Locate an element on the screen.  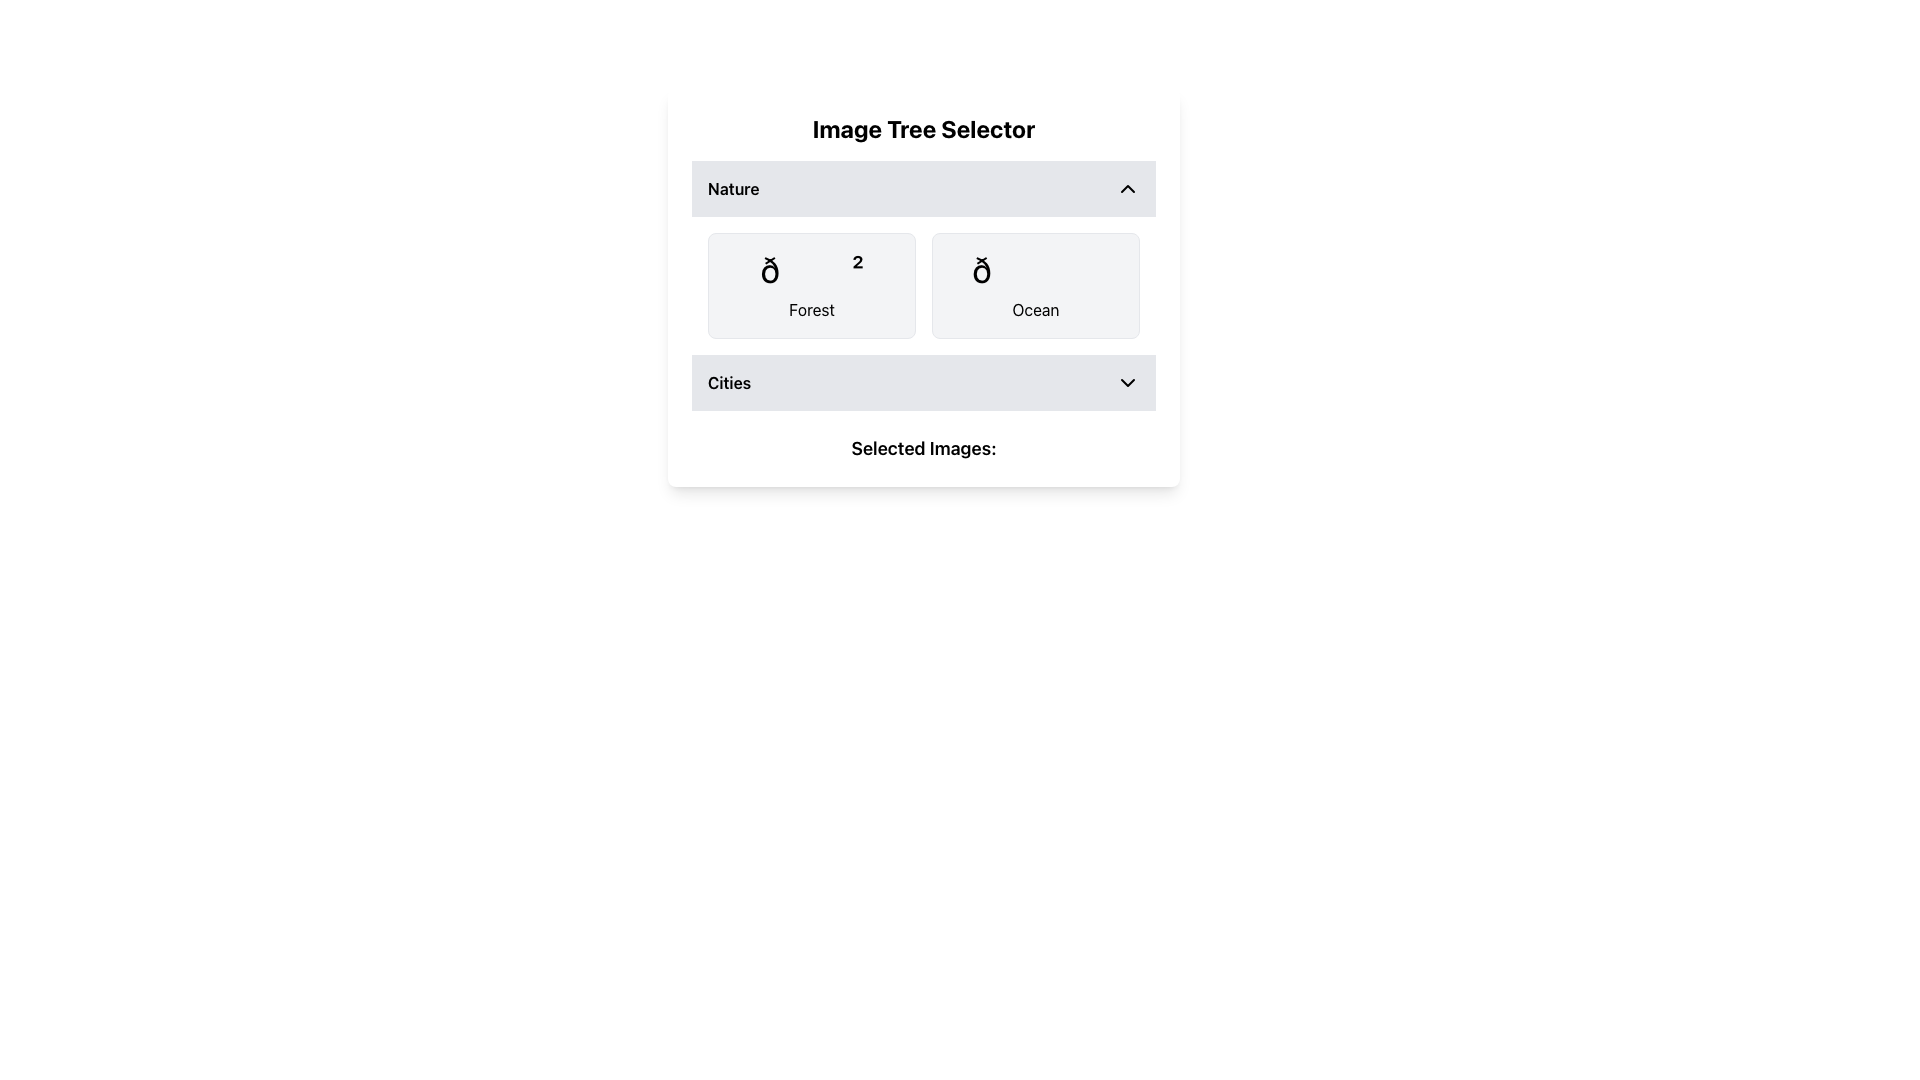
the static label located at the bottom of the 'Image Tree Selector' card layout, right below the 'Cities' section is located at coordinates (923, 447).